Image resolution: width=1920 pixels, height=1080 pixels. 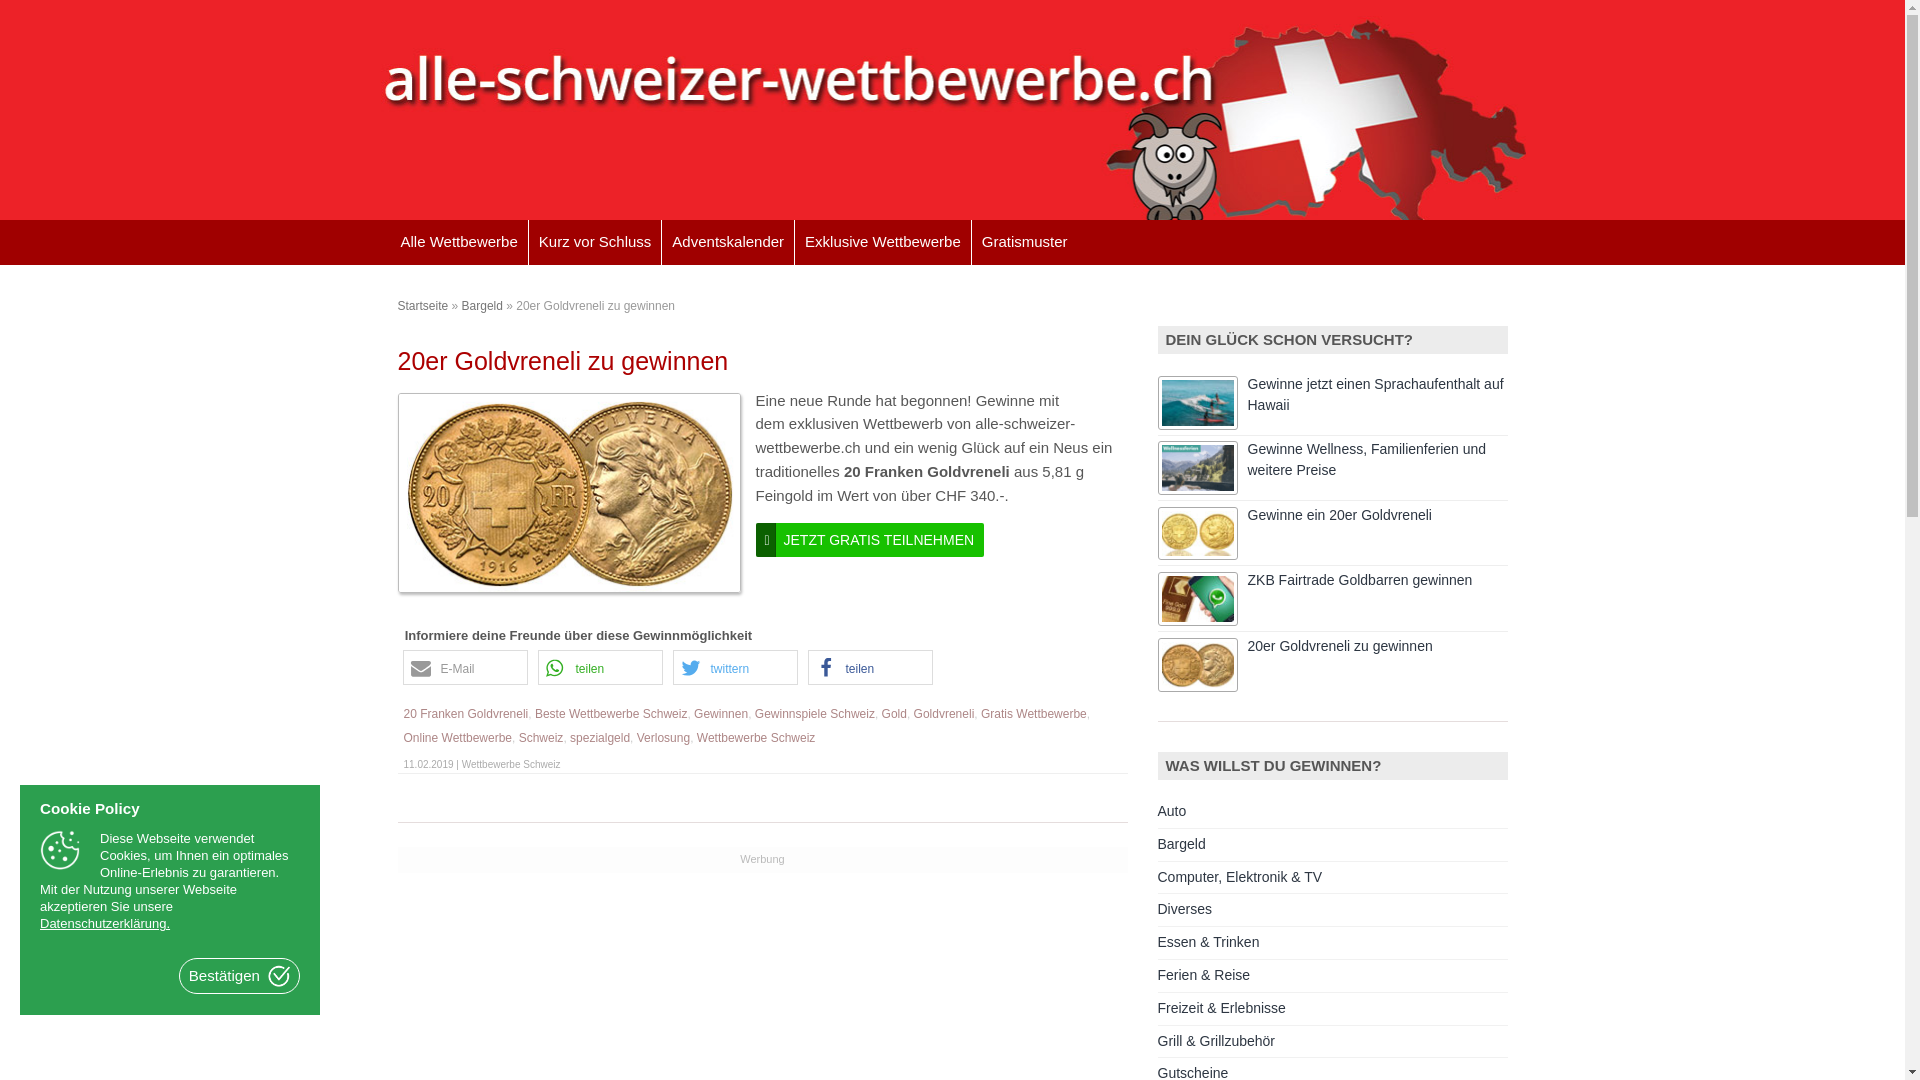 What do you see at coordinates (1185, 909) in the screenshot?
I see `'Diverses'` at bounding box center [1185, 909].